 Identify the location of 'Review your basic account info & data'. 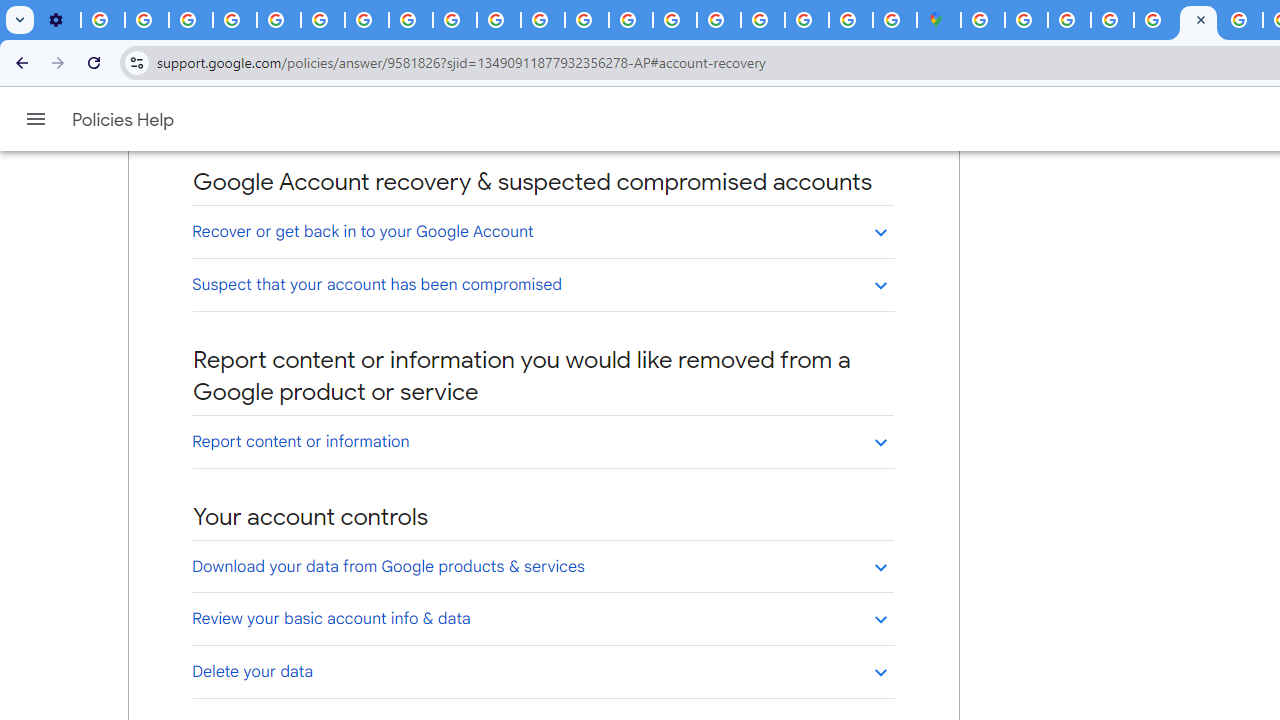
(542, 617).